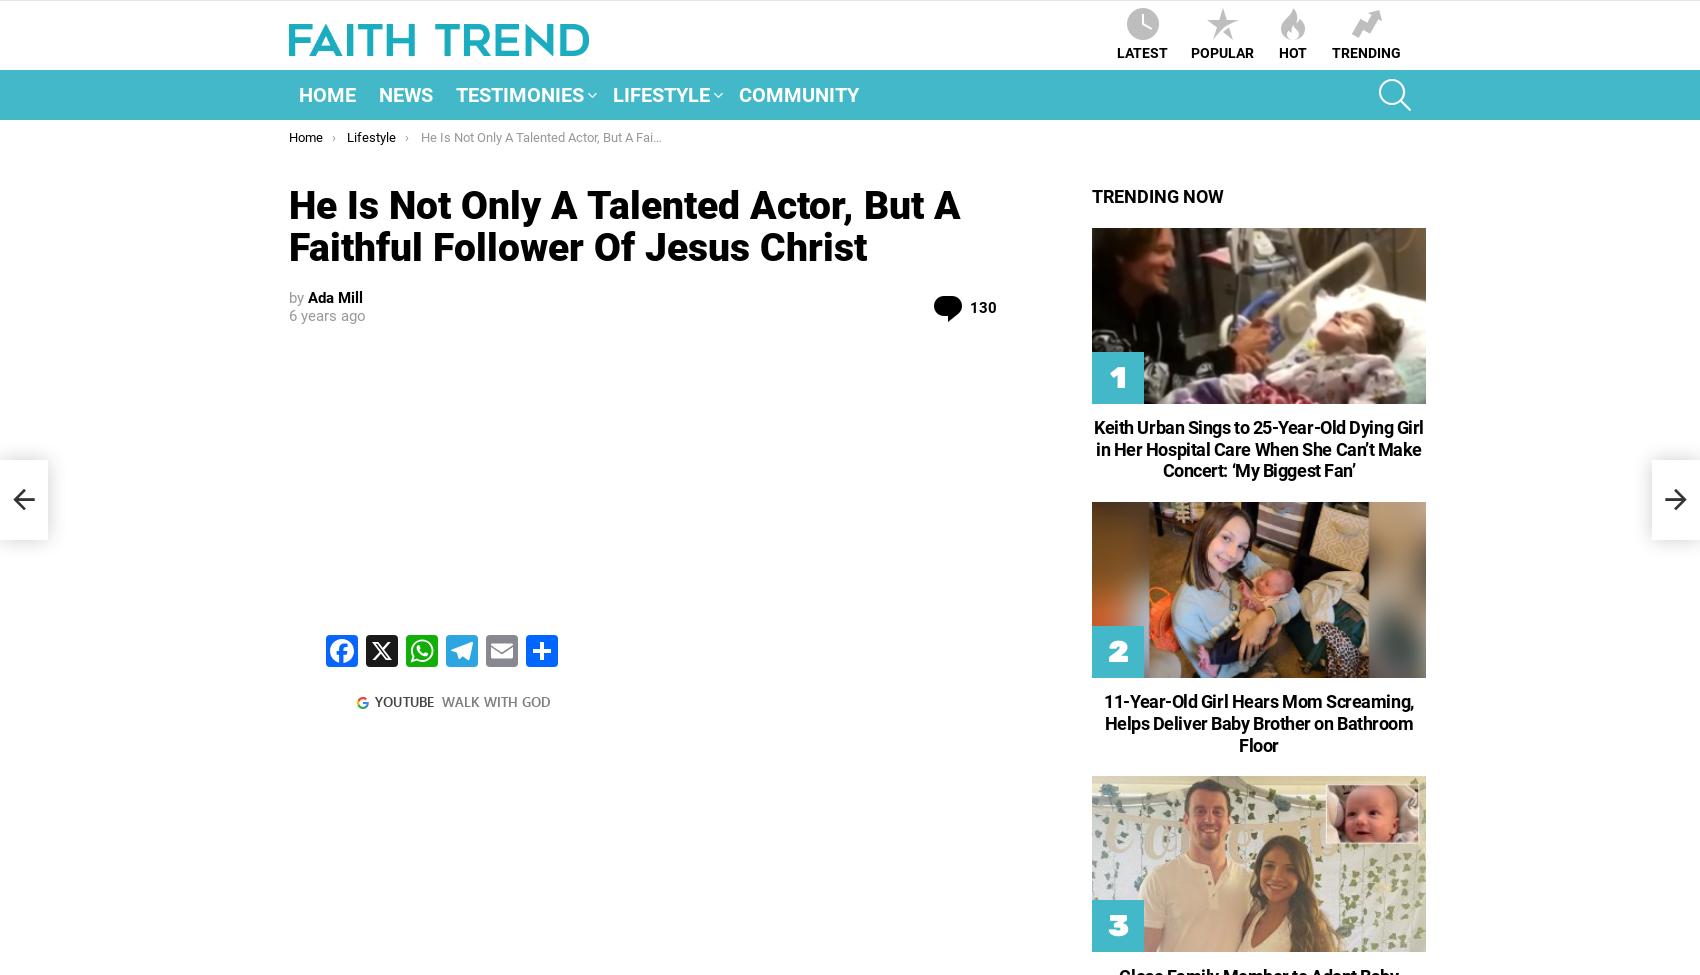 This screenshot has width=1700, height=975. Describe the element at coordinates (492, 729) in the screenshot. I see `'Telegram'` at that location.